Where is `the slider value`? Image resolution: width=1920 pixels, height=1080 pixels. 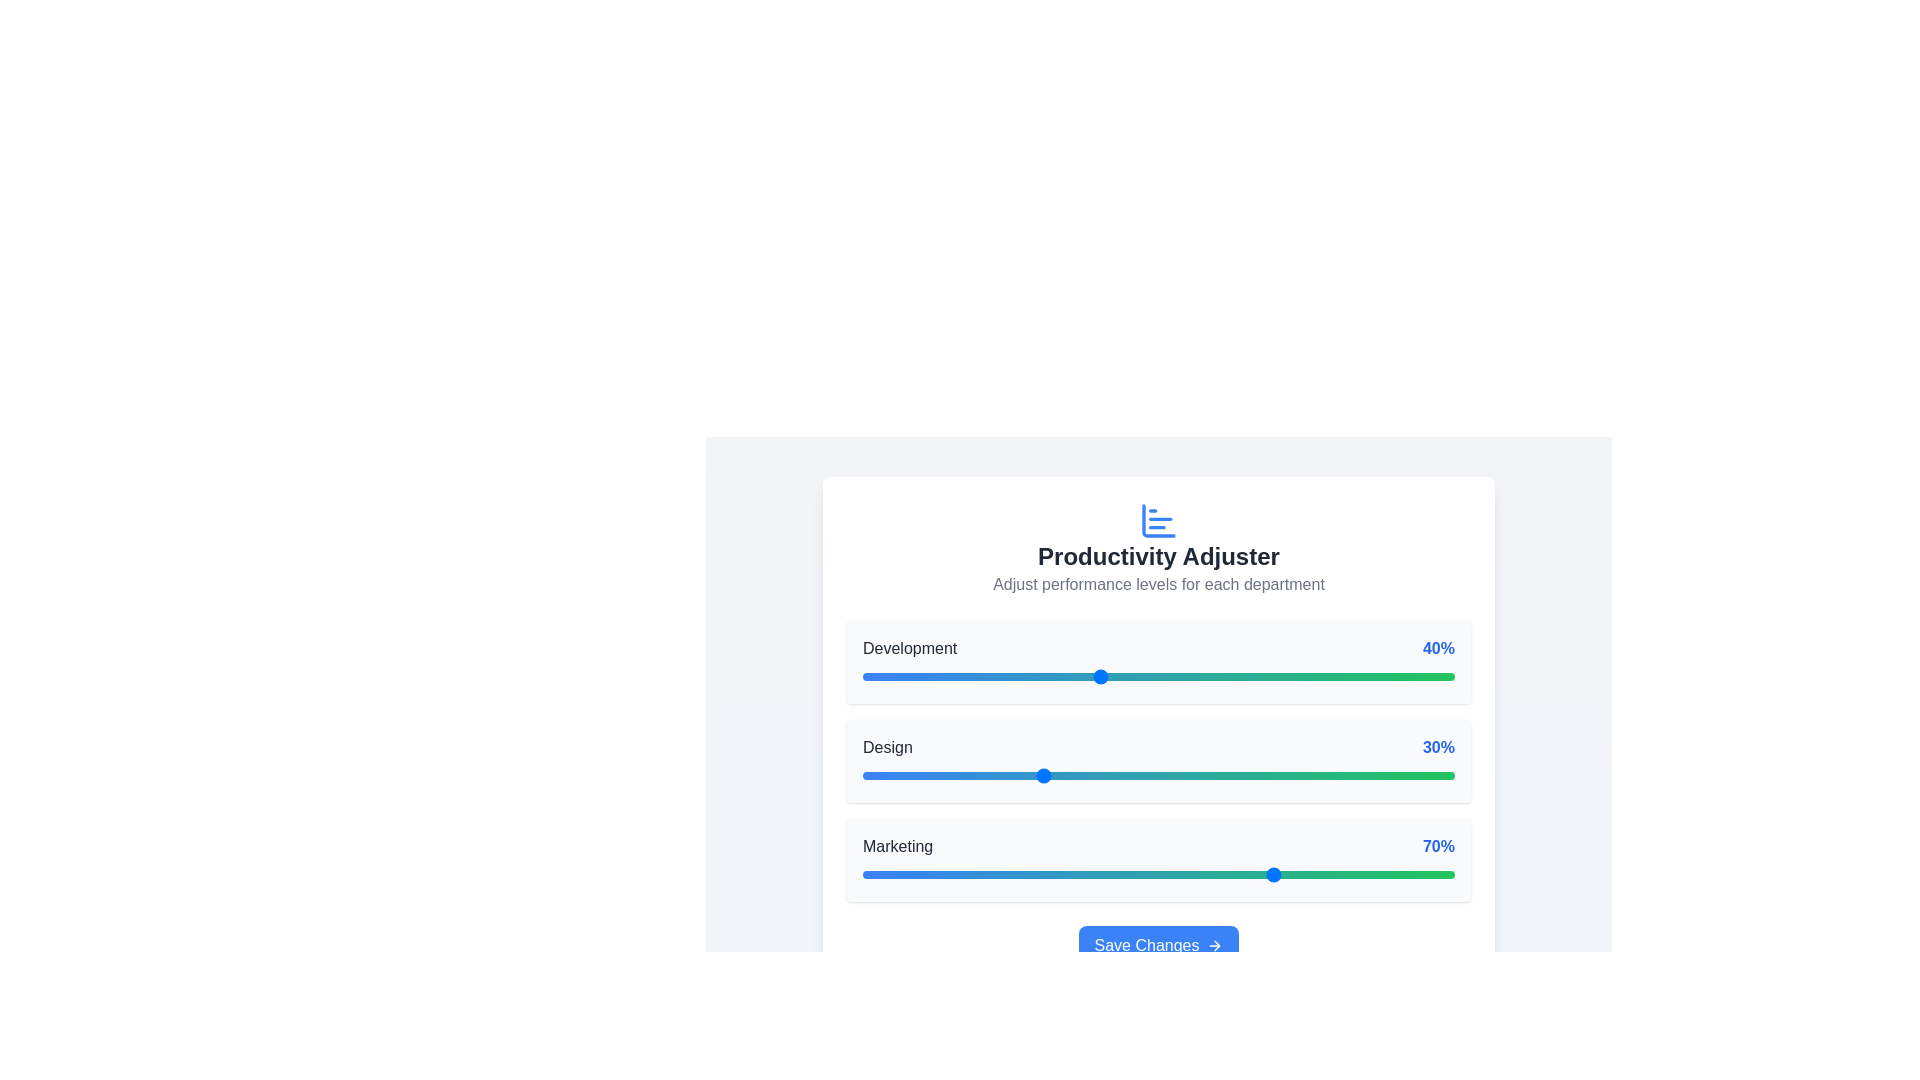 the slider value is located at coordinates (1306, 874).